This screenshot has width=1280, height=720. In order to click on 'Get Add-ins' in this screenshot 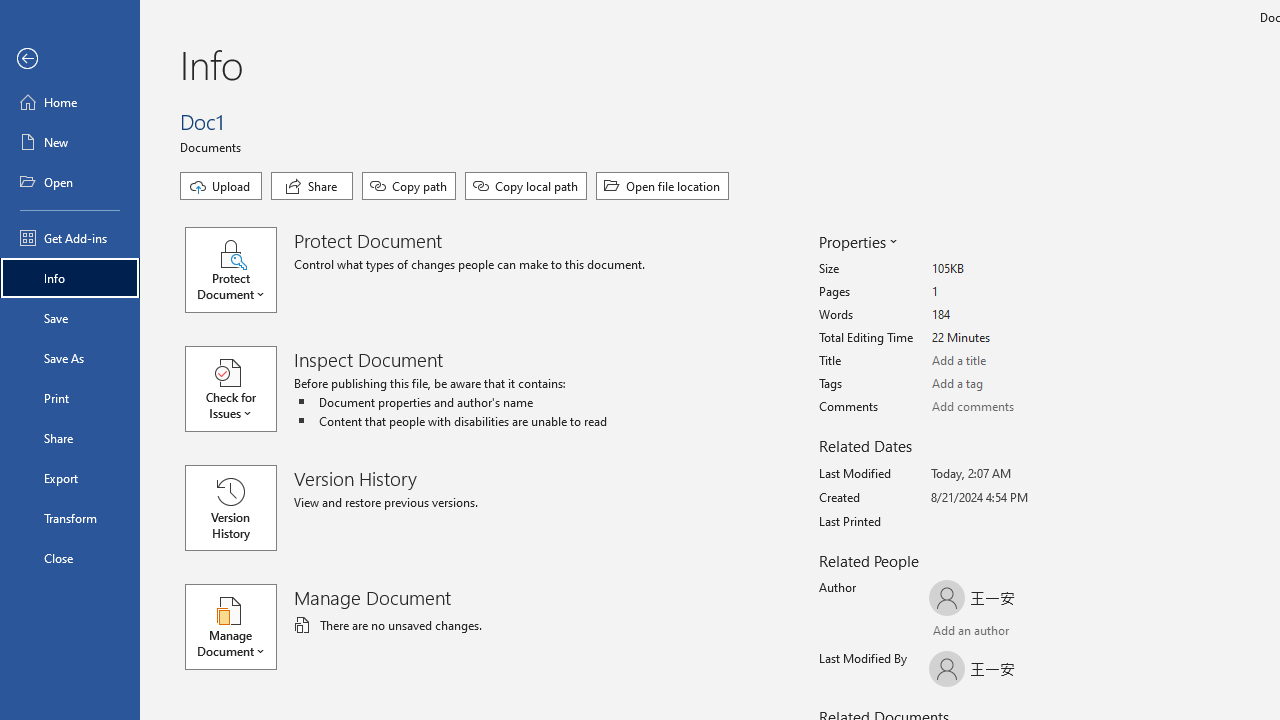, I will do `click(69, 236)`.